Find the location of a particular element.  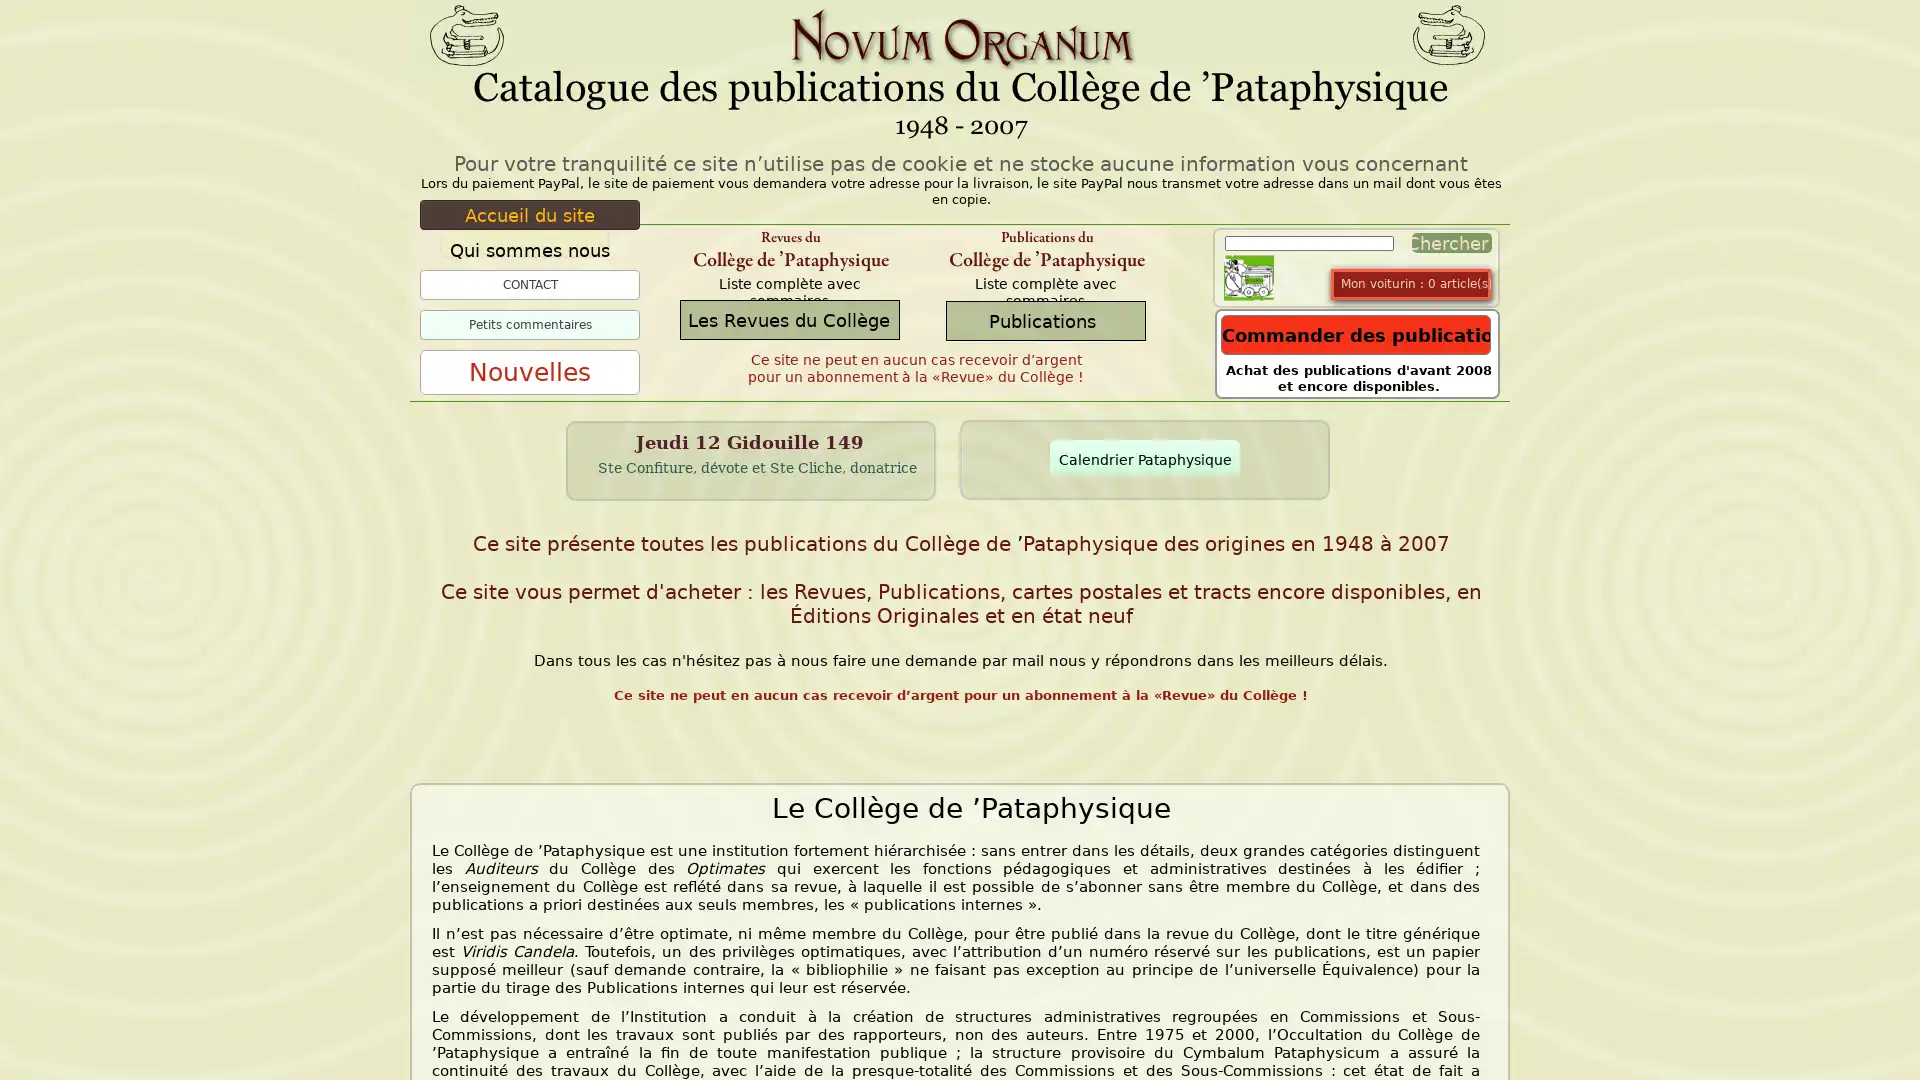

Nouvelles is located at coordinates (529, 372).